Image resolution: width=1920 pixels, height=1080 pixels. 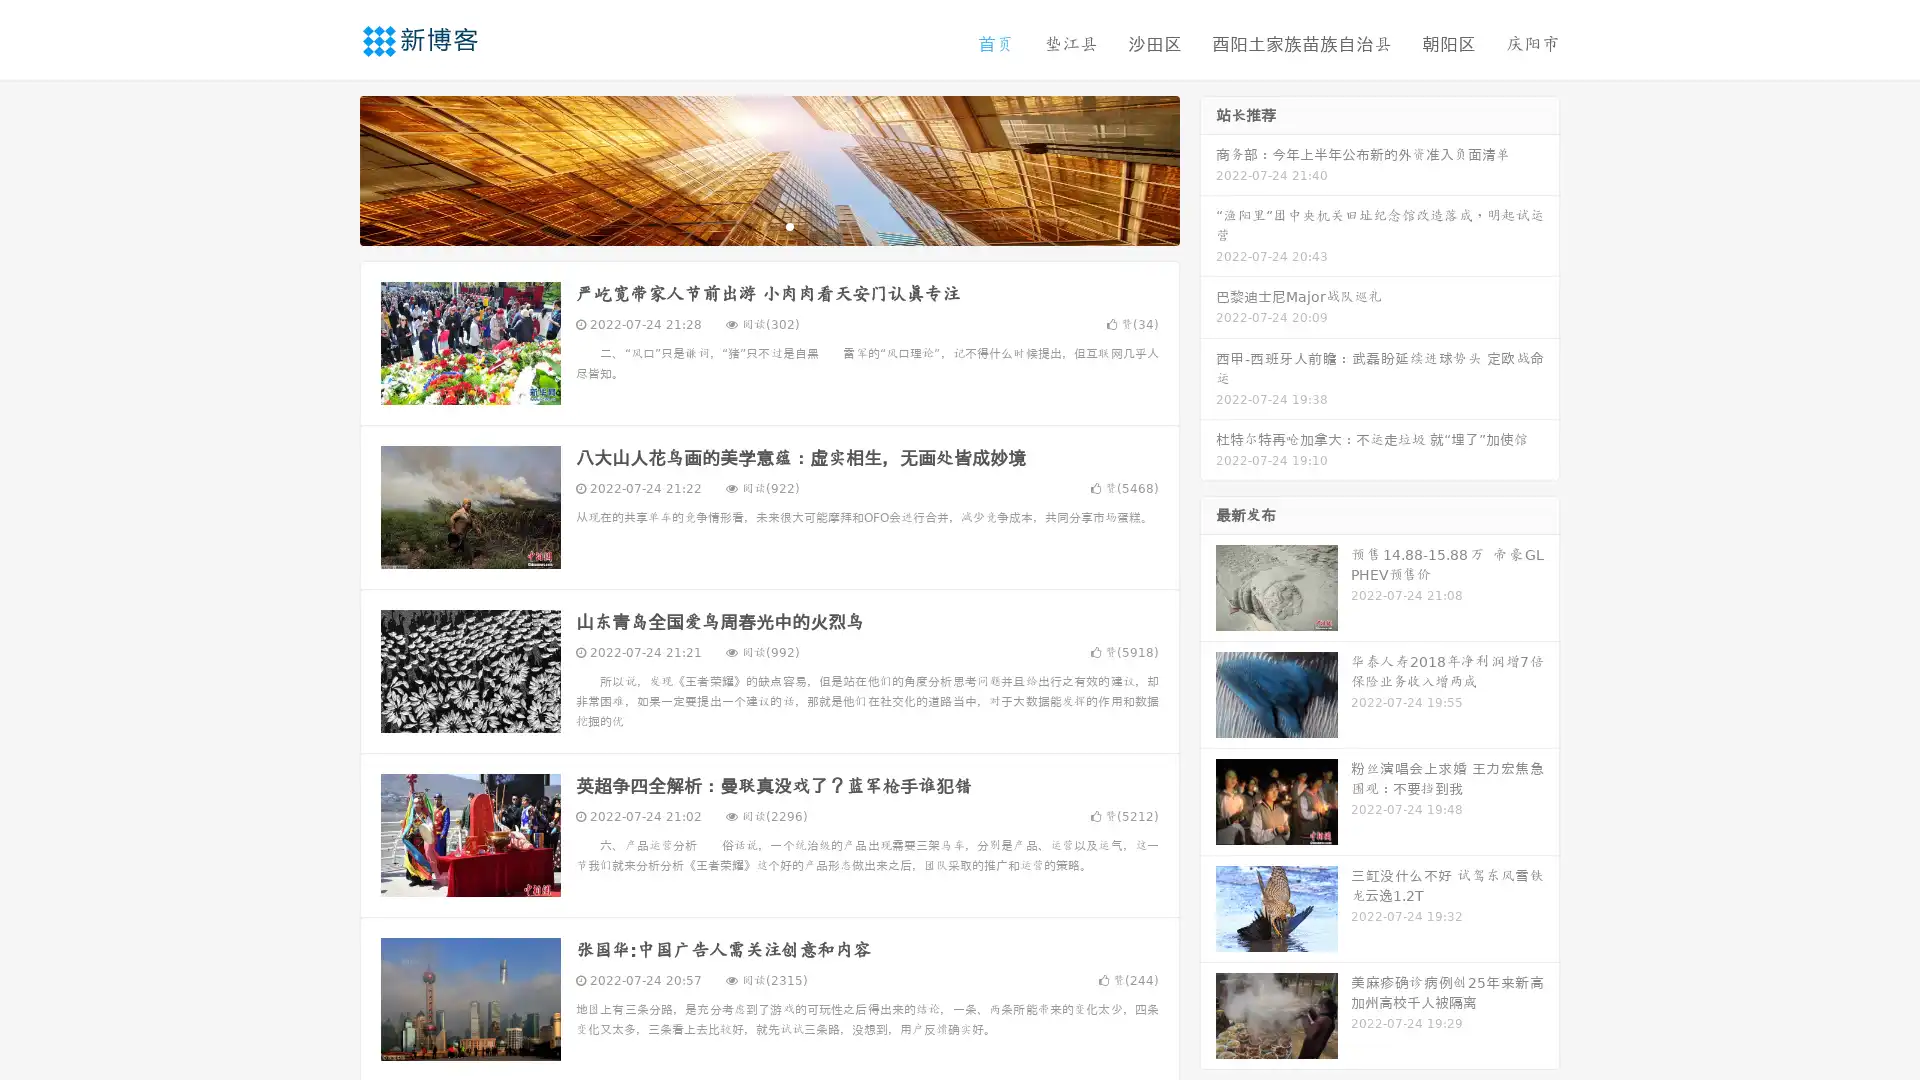 What do you see at coordinates (768, 225) in the screenshot?
I see `Go to slide 2` at bounding box center [768, 225].